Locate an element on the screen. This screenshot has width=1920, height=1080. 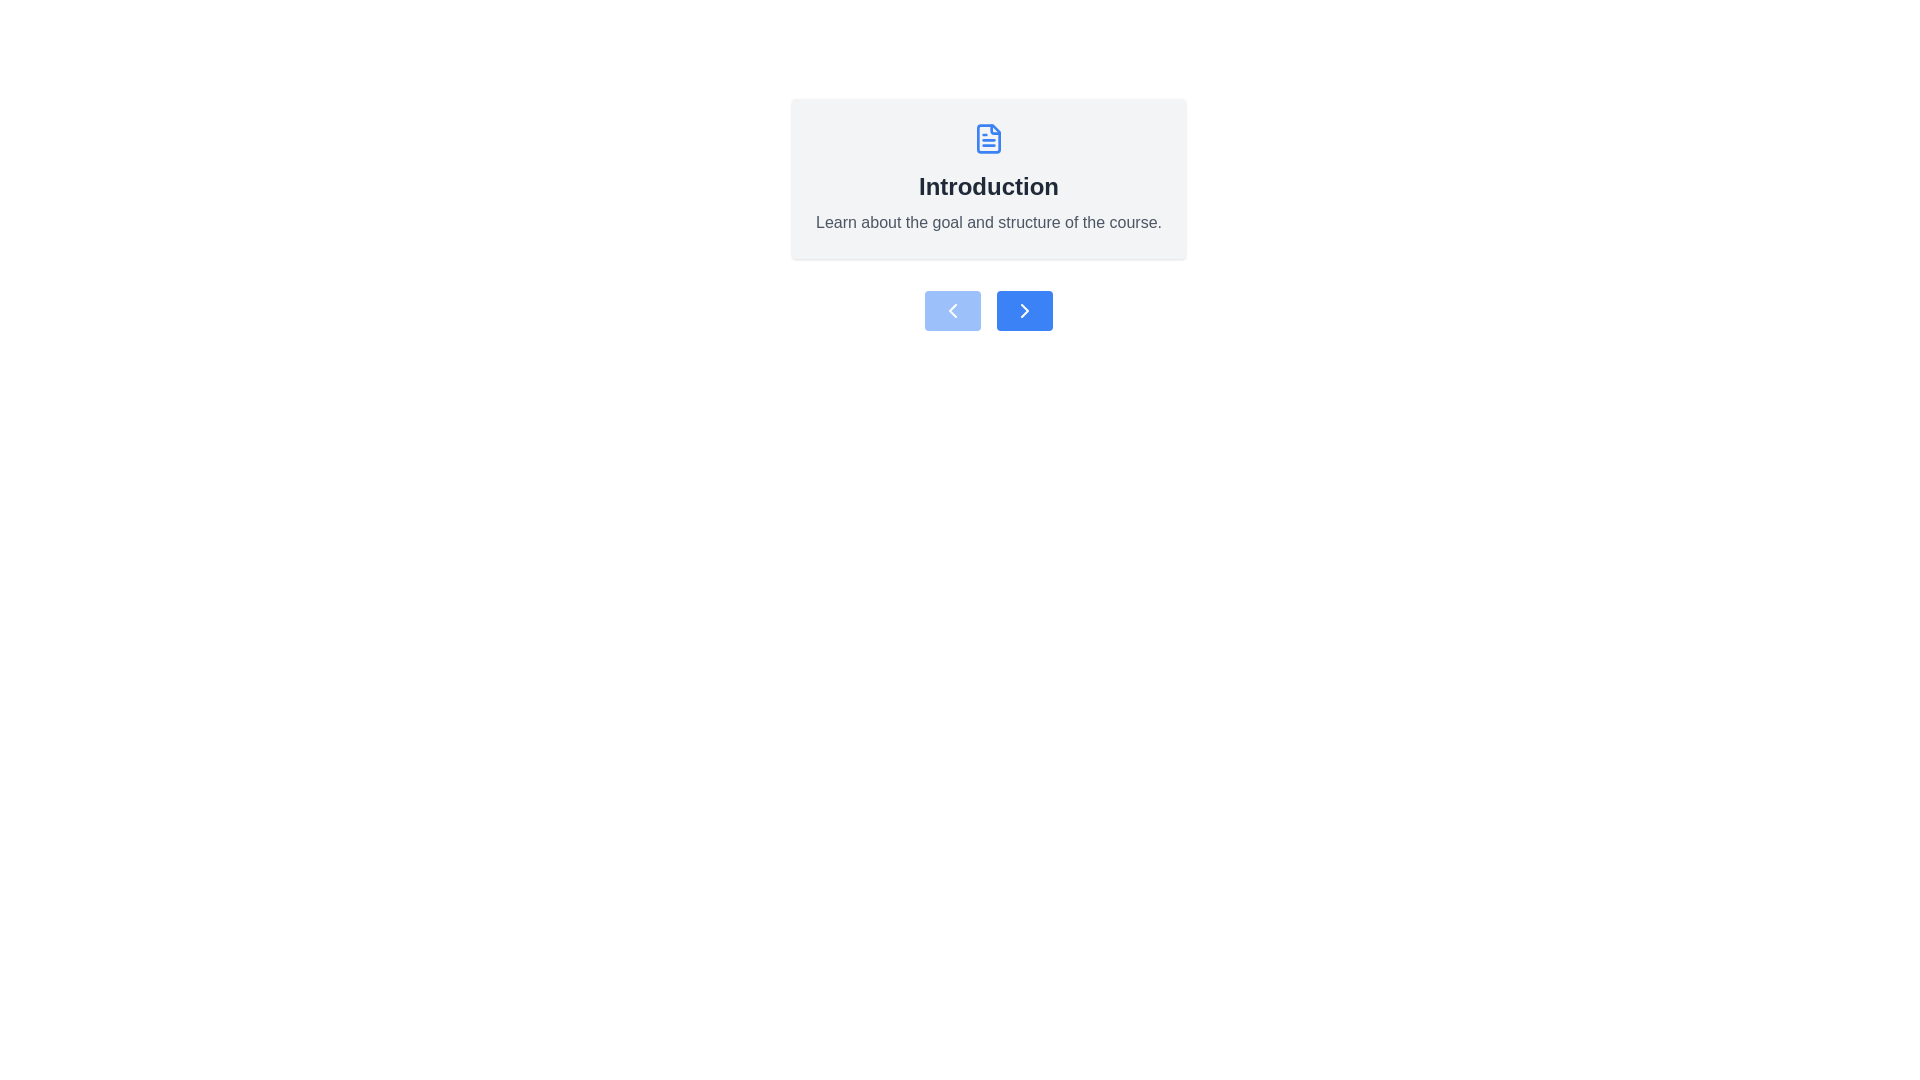
the button with a blue background and white text, featuring a right-pointing chevron icon, located below the 'Introduction' section is located at coordinates (1025, 311).